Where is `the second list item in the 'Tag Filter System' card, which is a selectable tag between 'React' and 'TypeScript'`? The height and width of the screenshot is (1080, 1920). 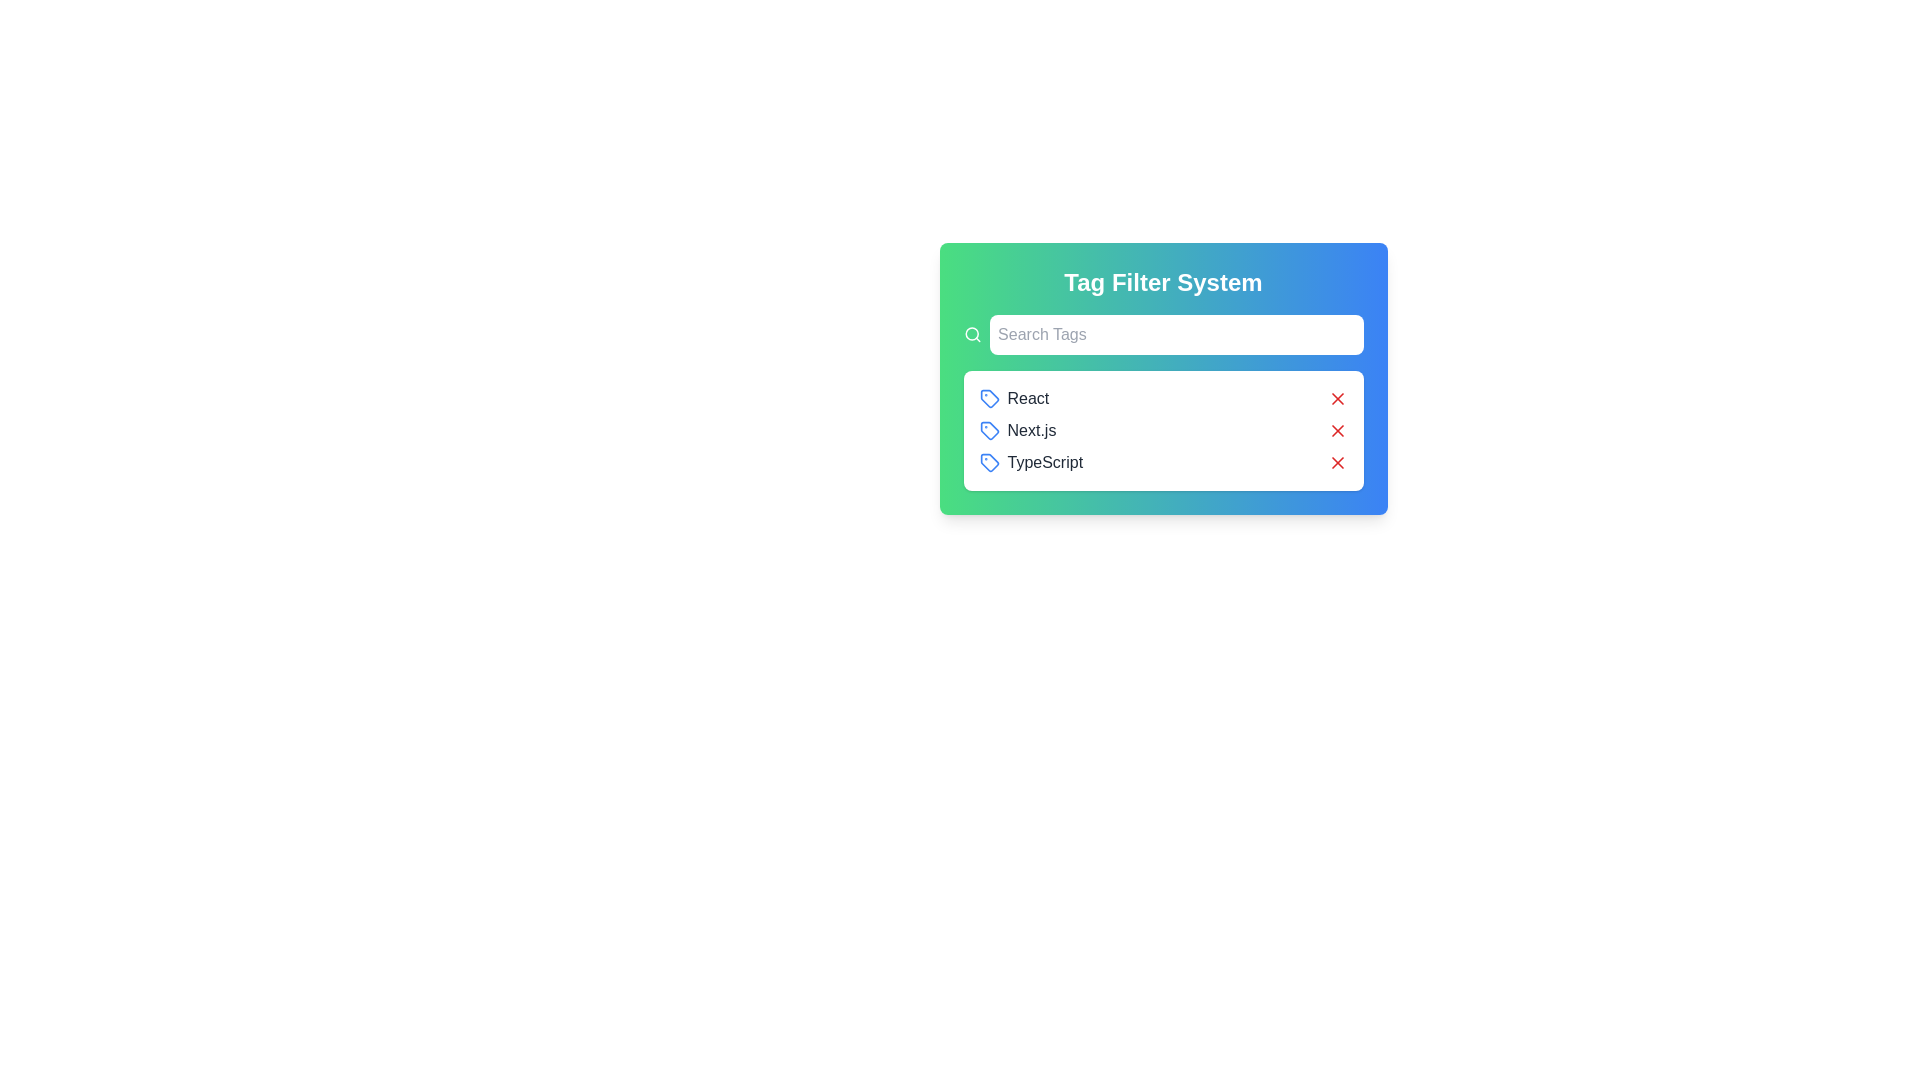
the second list item in the 'Tag Filter System' card, which is a selectable tag between 'React' and 'TypeScript' is located at coordinates (1017, 430).